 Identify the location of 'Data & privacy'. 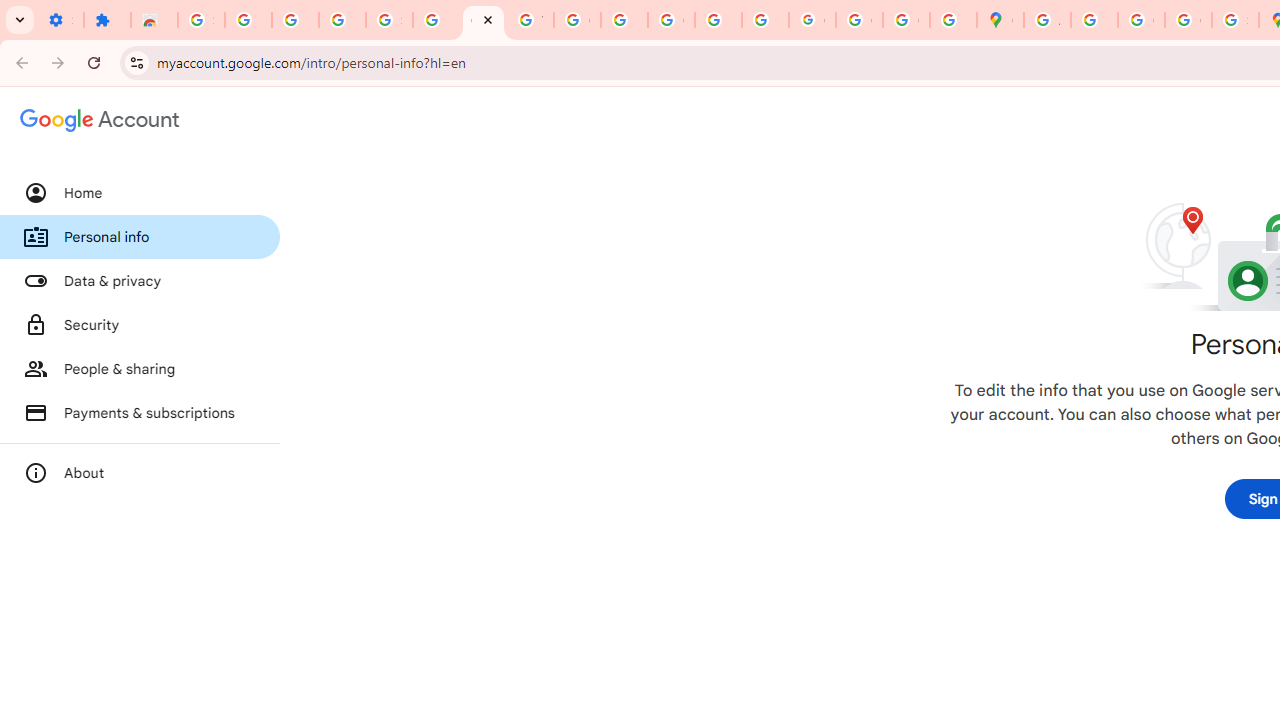
(139, 281).